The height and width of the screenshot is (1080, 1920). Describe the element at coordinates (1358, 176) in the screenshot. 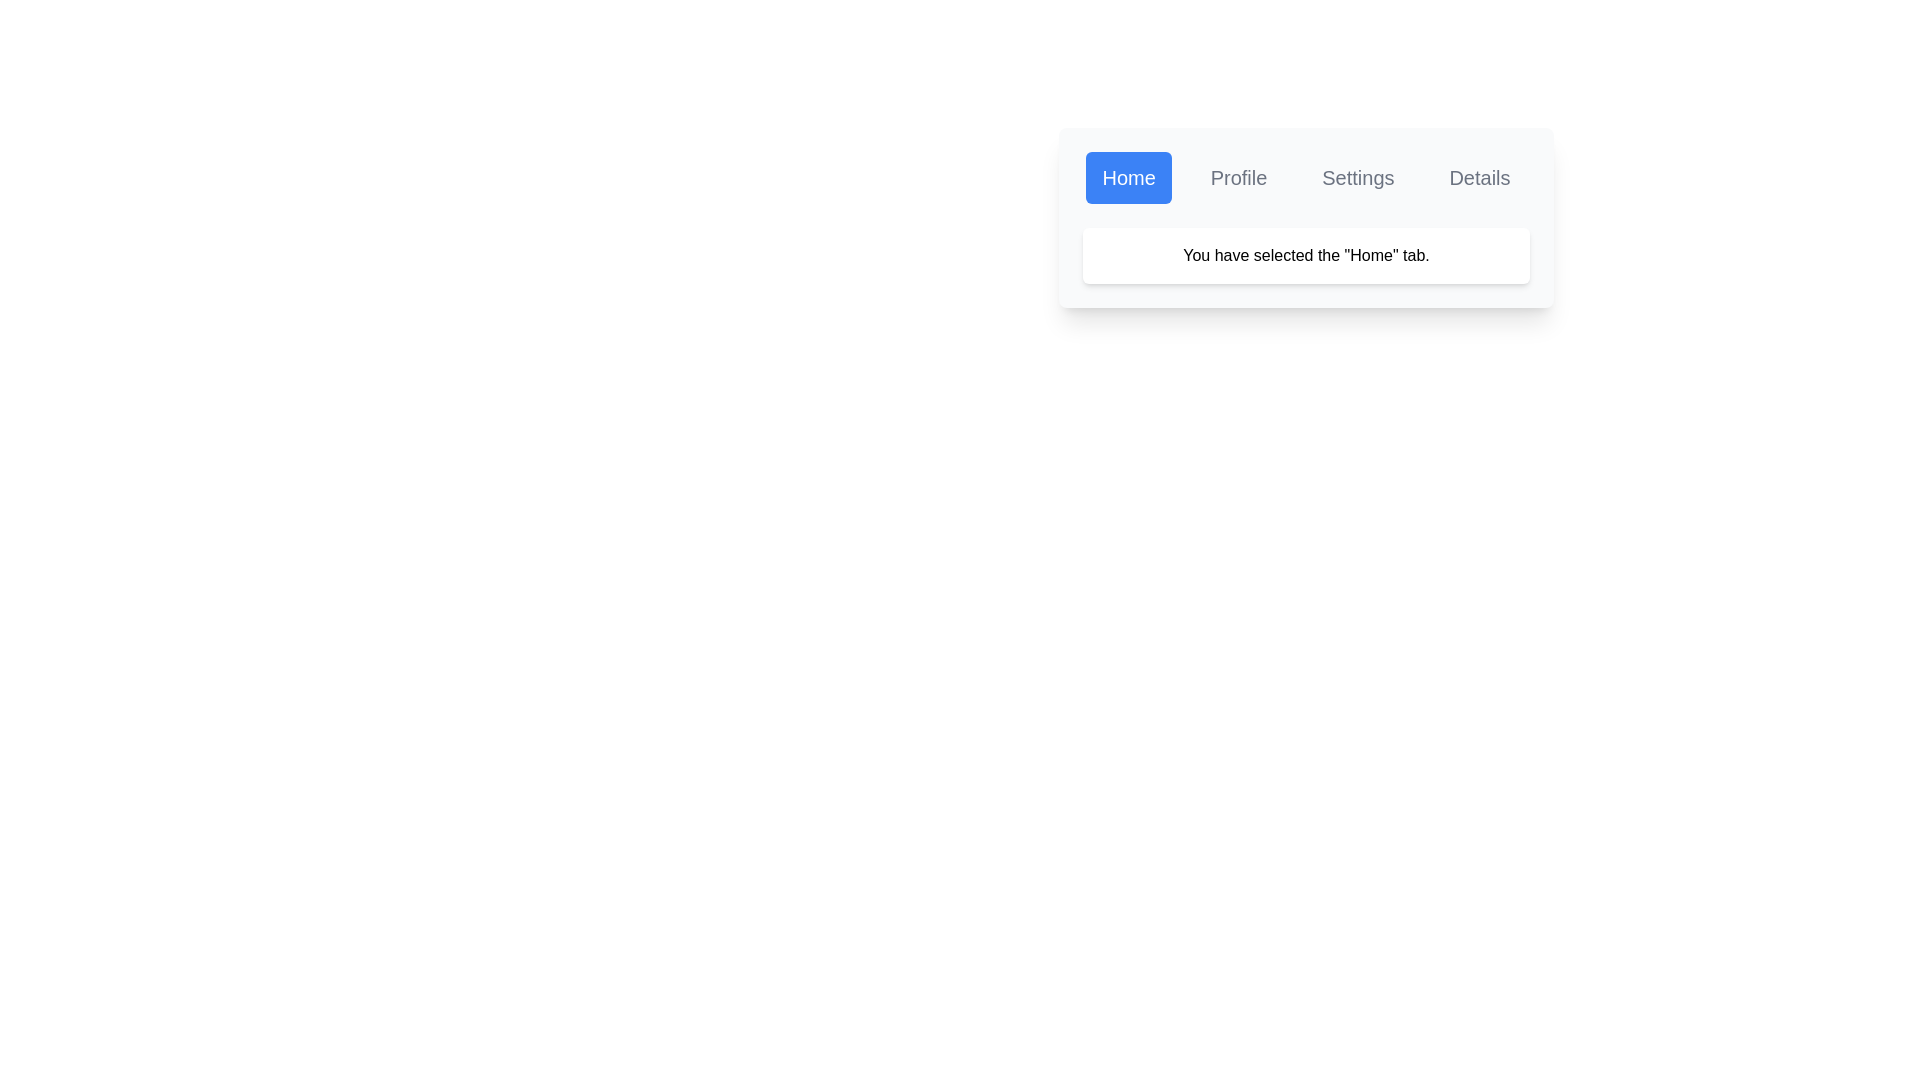

I see `the Settings tab` at that location.